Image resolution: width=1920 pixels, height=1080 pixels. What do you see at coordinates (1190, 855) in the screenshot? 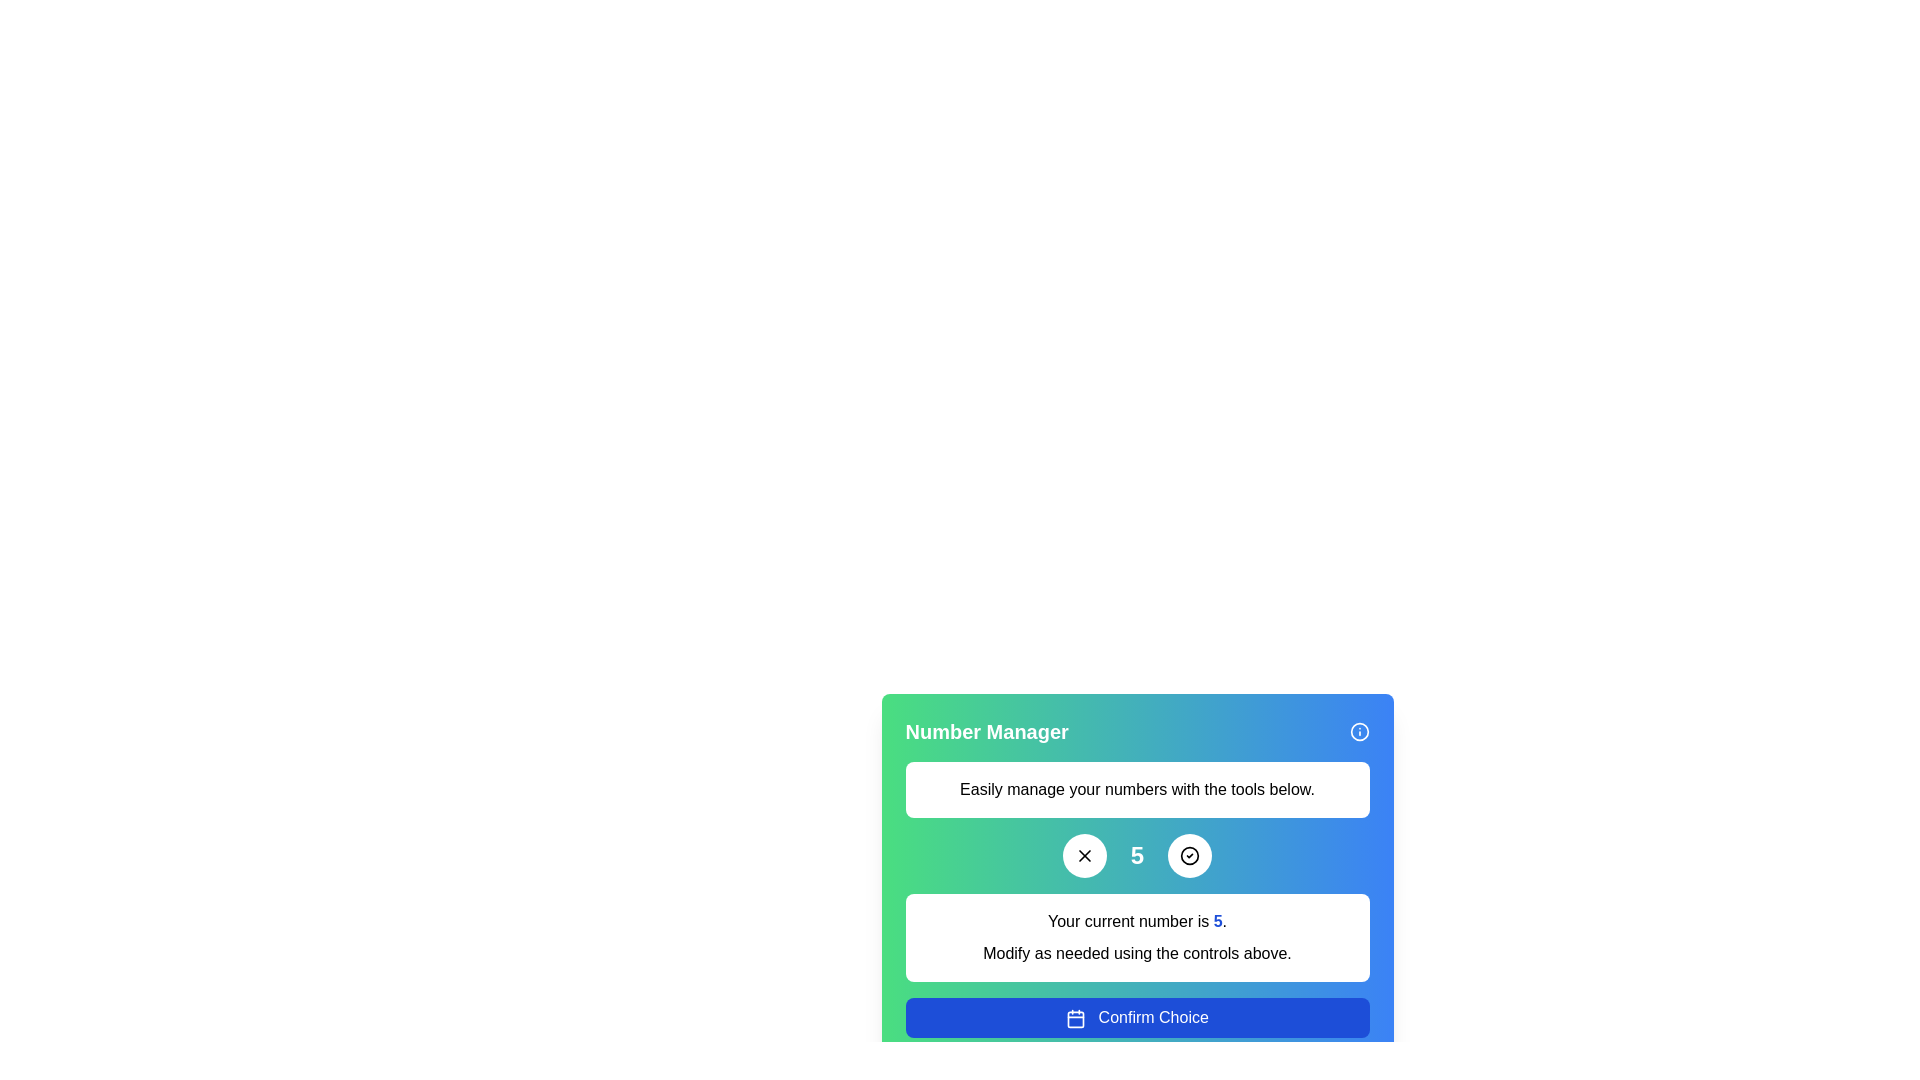
I see `the Circle-check icon, which features a black-bordered circular design with a check mark inside, located to the right of the number 5 in the Number Manager section` at bounding box center [1190, 855].